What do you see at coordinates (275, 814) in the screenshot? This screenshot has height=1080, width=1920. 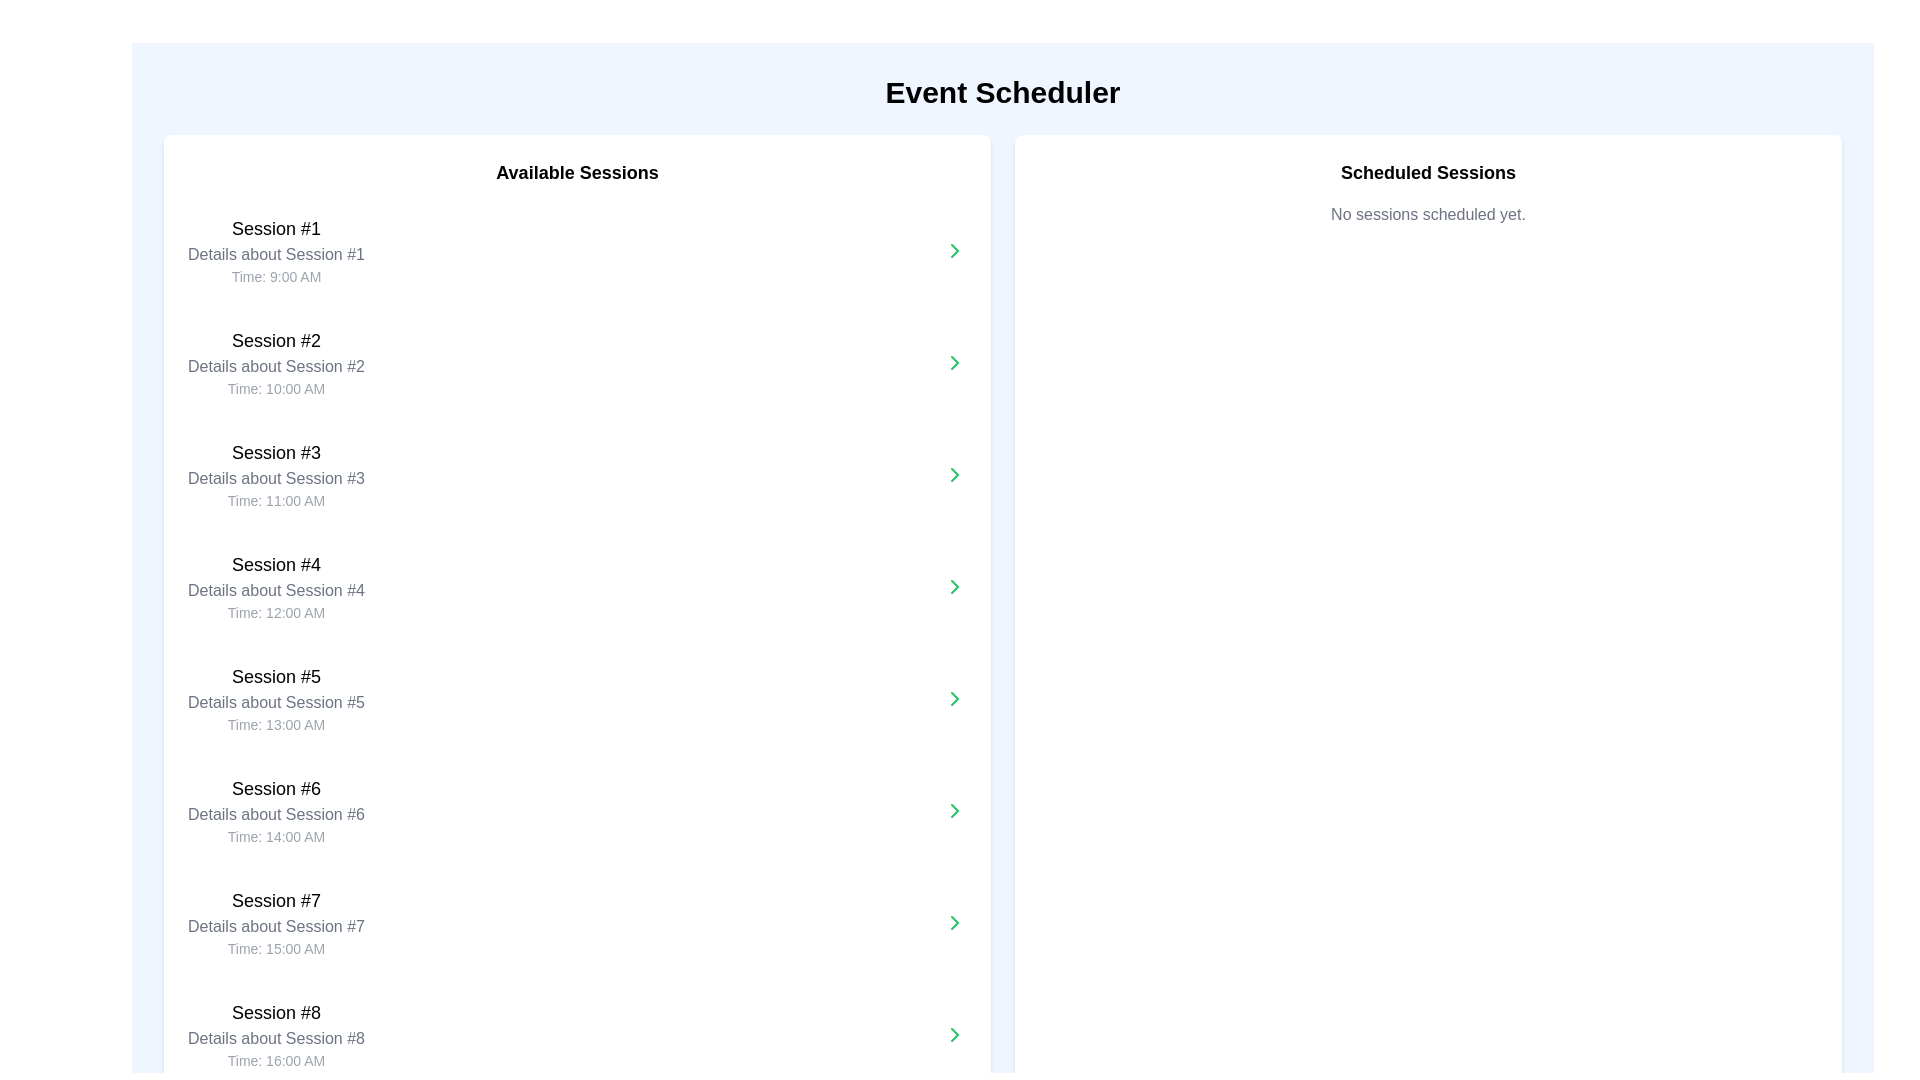 I see `the gray text label that reads 'Details about Session #6', located directly beneath the main title 'Session #6' in the 'Available Sessions' section` at bounding box center [275, 814].